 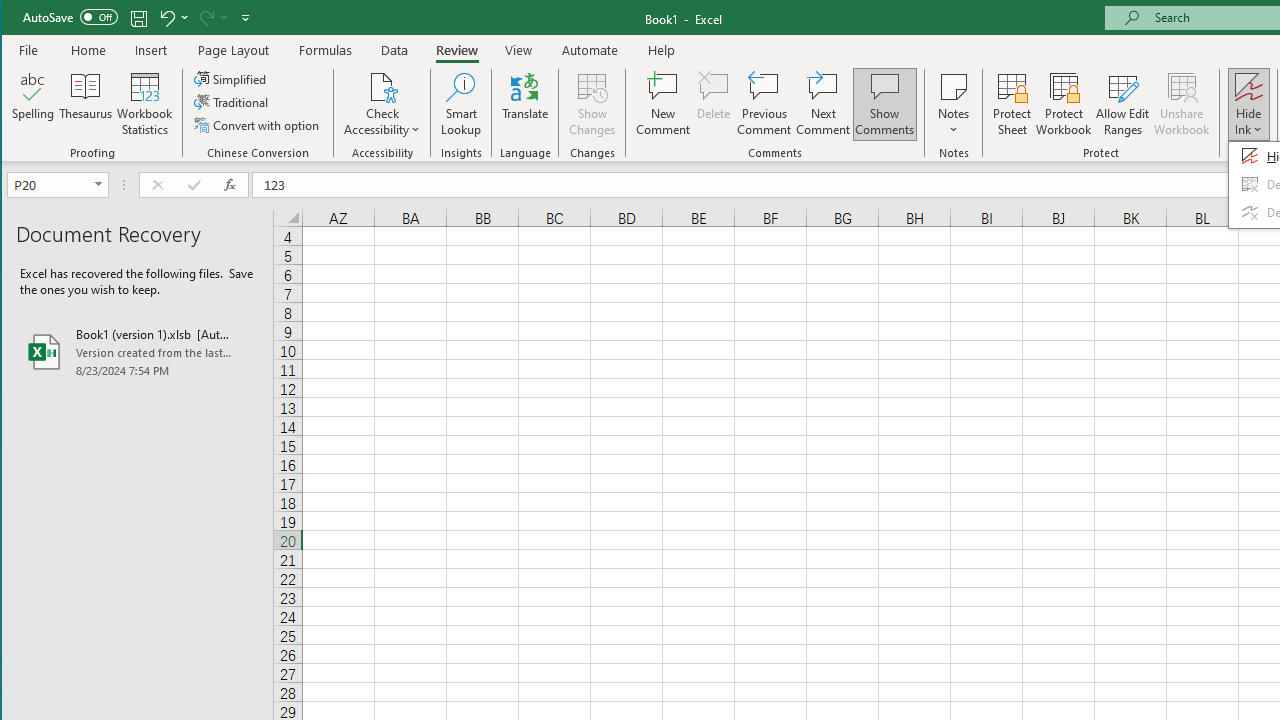 What do you see at coordinates (33, 104) in the screenshot?
I see `'Spelling...'` at bounding box center [33, 104].